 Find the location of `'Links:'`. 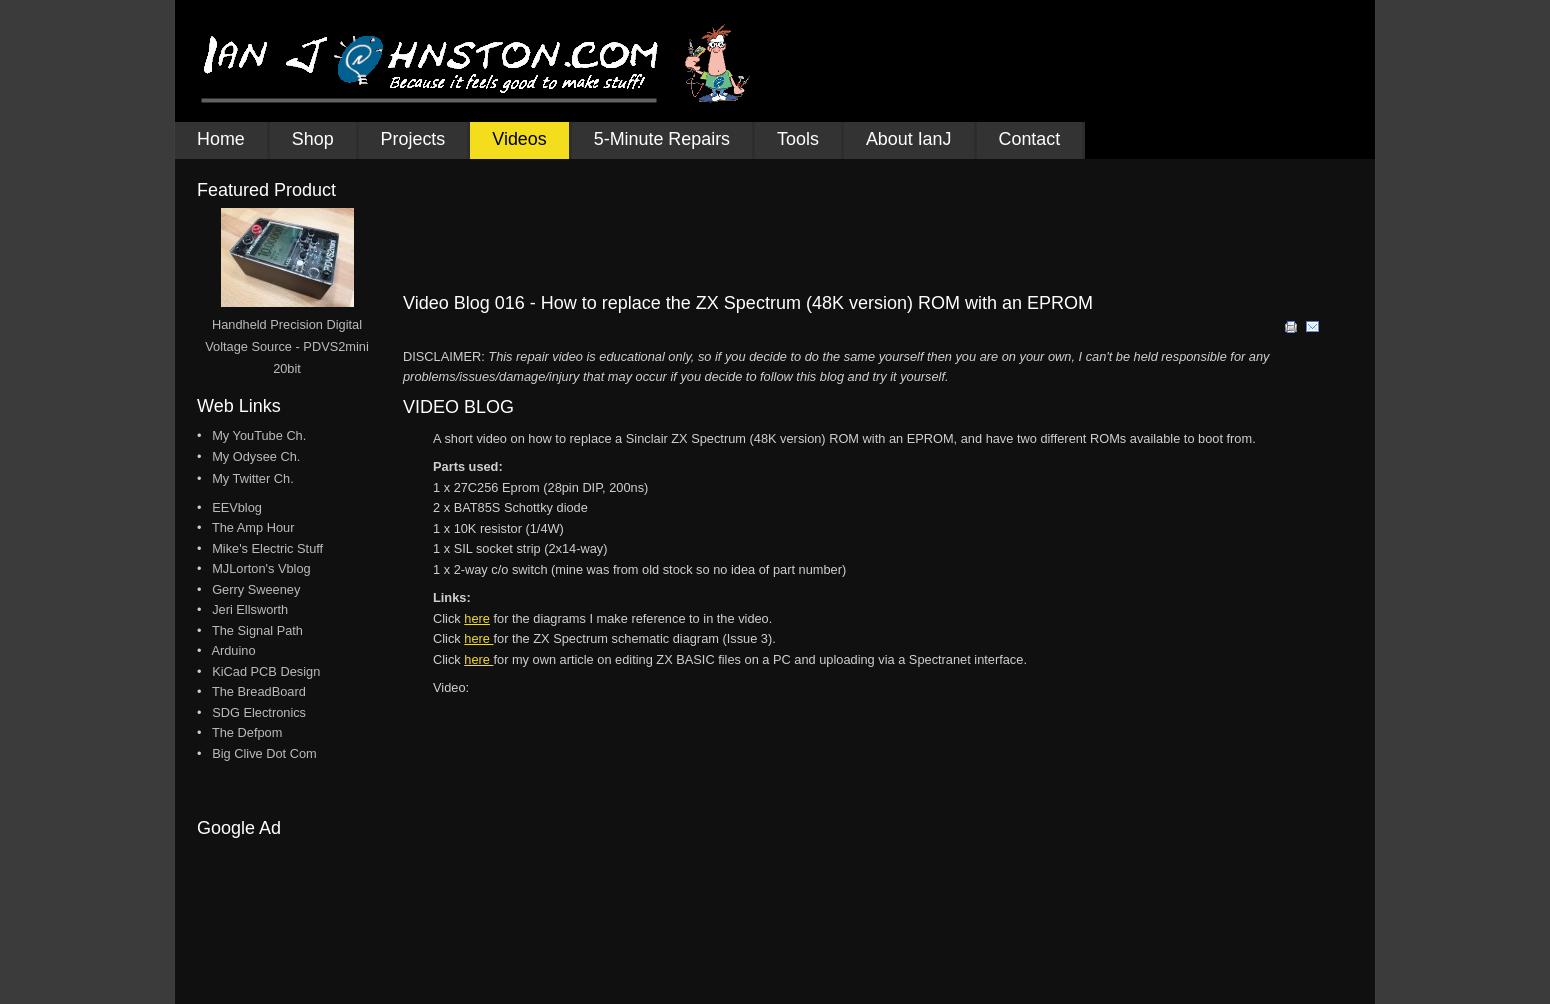

'Links:' is located at coordinates (451, 597).